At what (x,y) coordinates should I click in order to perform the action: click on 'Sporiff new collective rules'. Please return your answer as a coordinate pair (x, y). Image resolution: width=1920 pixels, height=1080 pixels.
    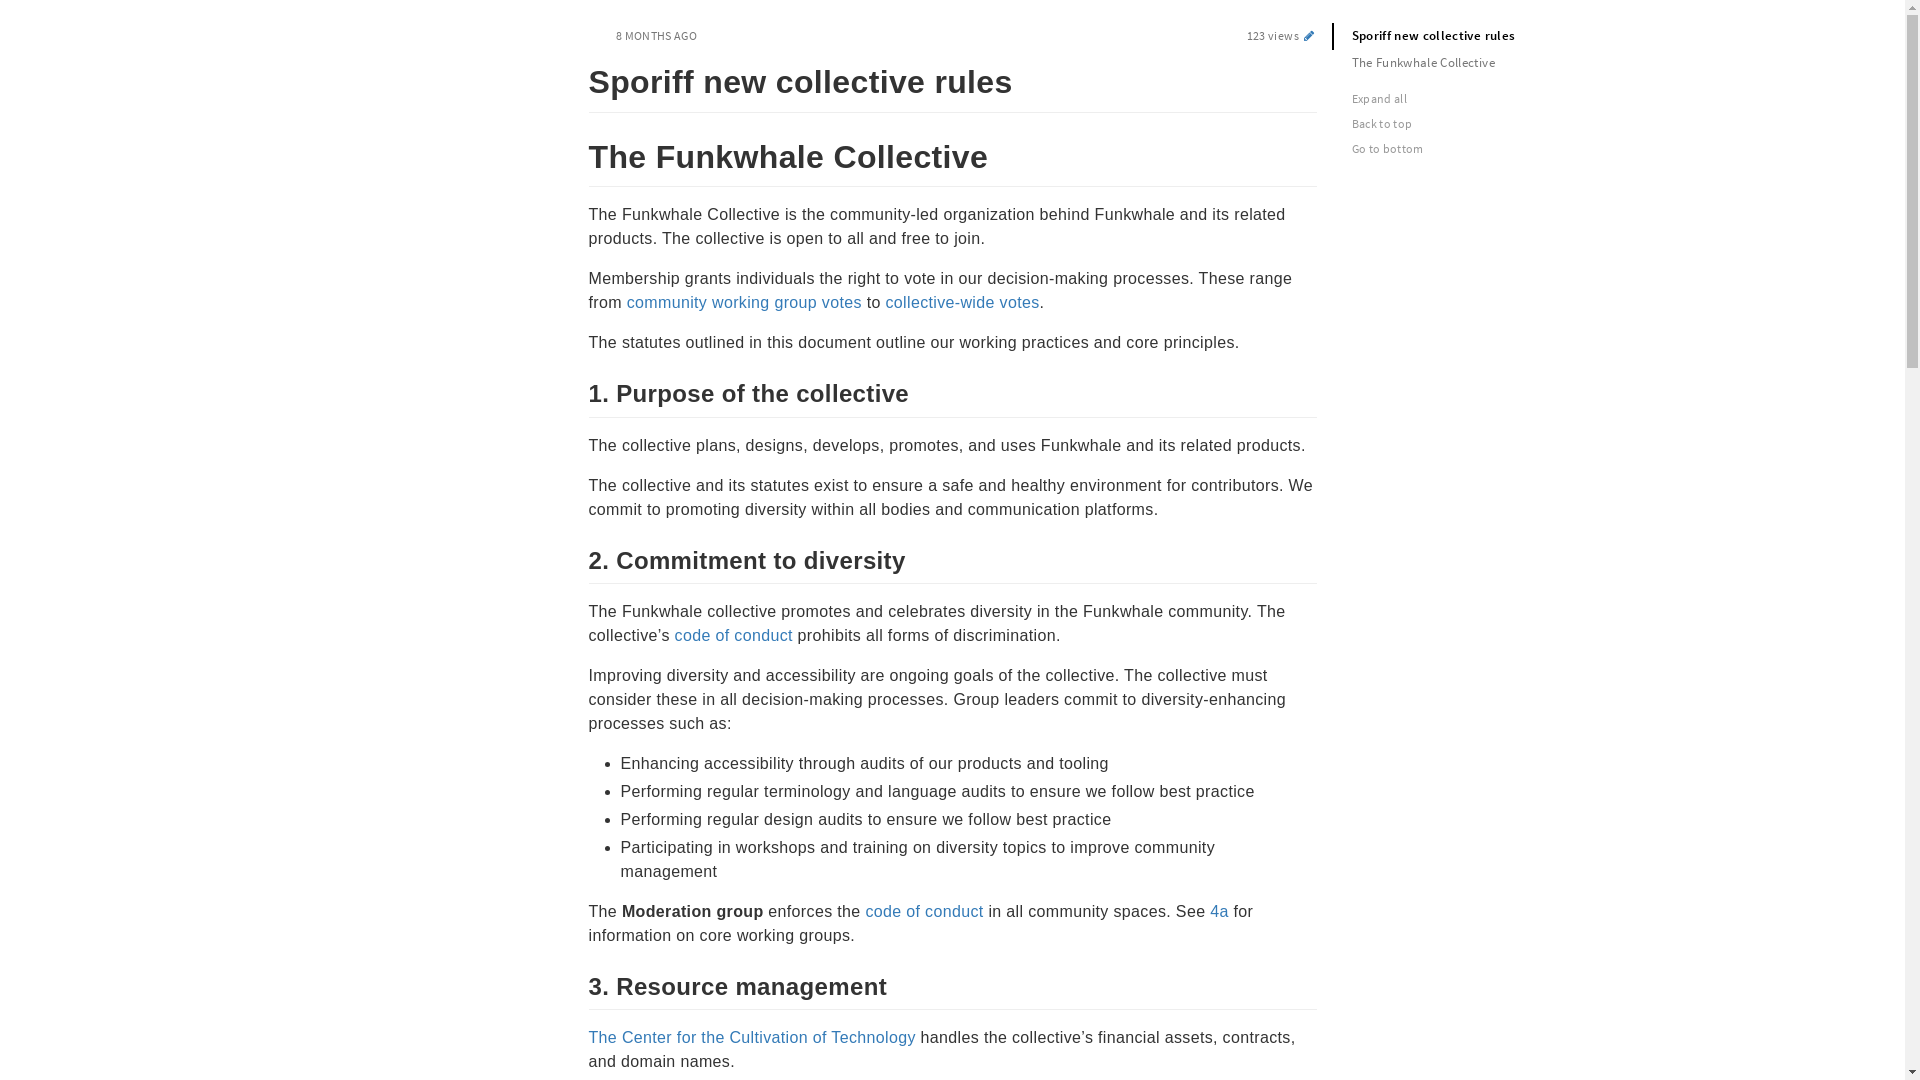
    Looking at the image, I should click on (1465, 36).